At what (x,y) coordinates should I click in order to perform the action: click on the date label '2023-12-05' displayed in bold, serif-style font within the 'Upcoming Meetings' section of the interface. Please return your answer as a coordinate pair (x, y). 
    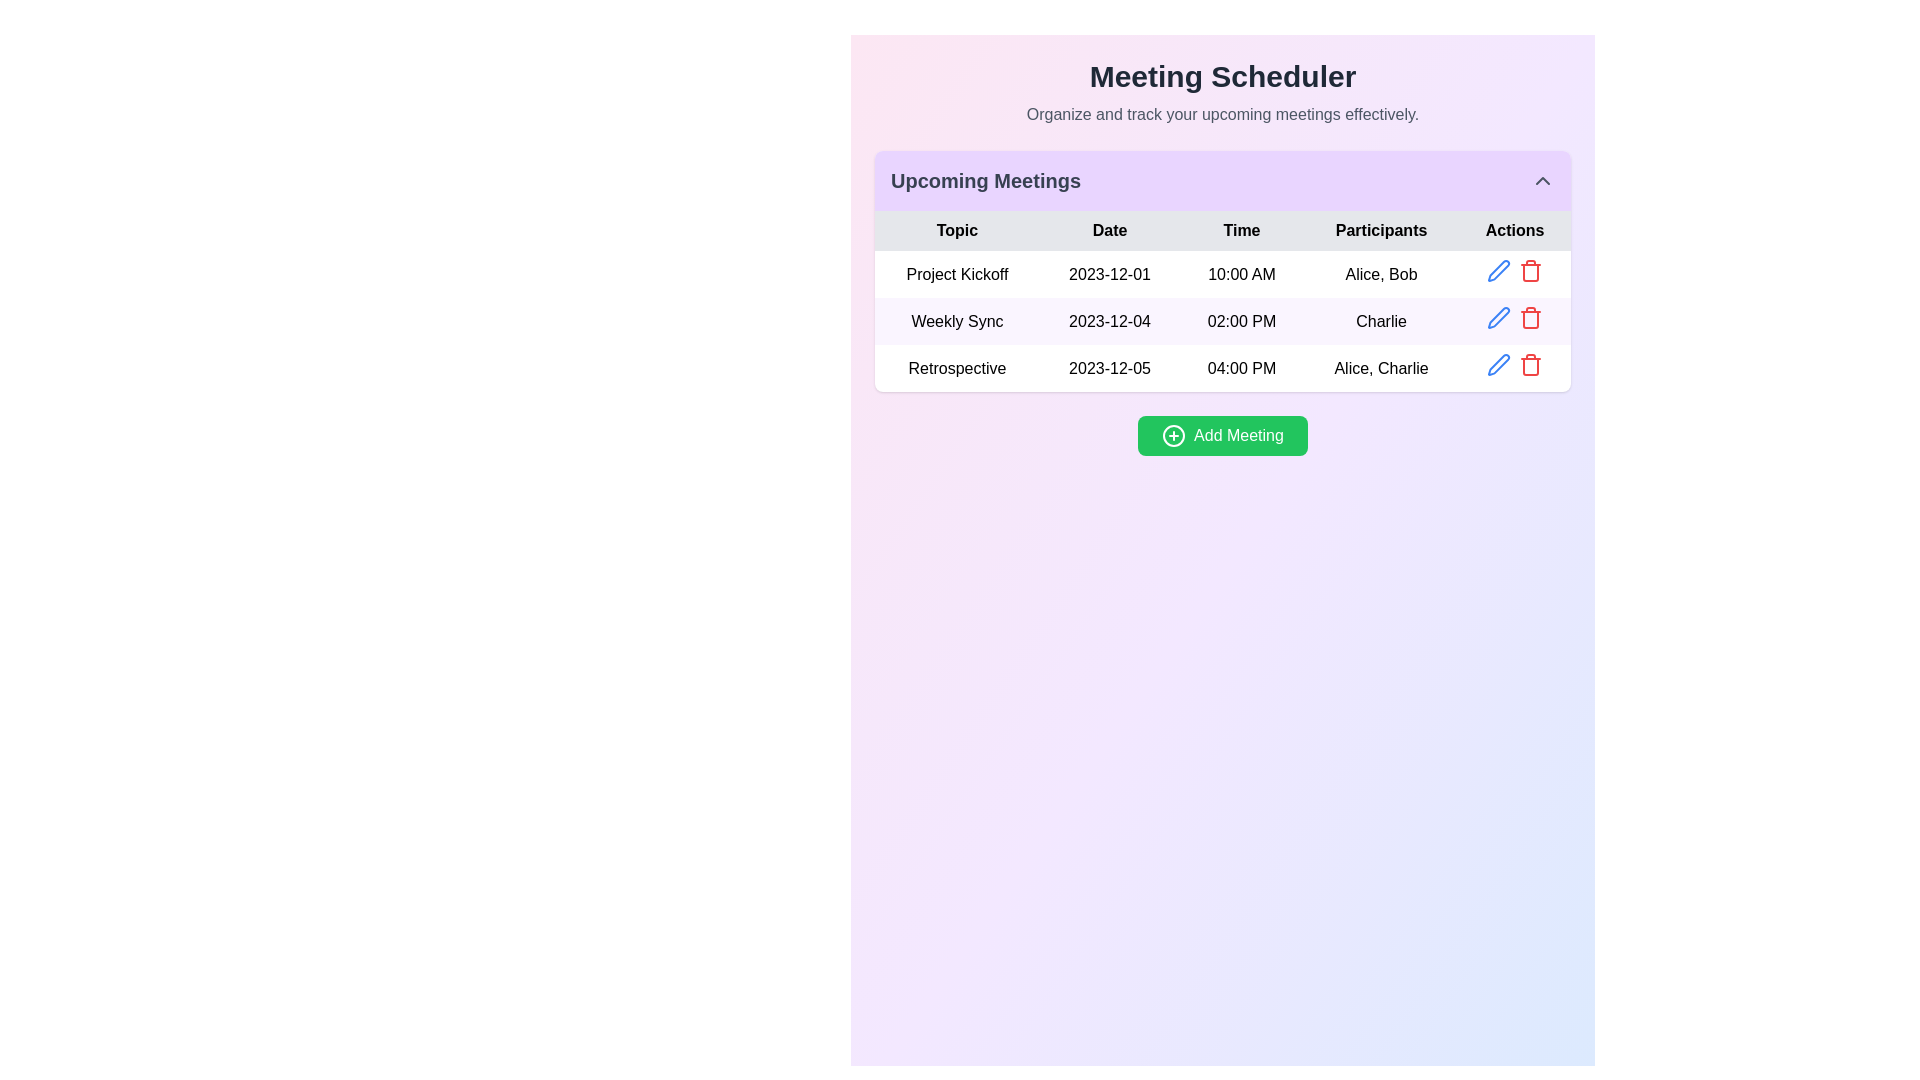
    Looking at the image, I should click on (1108, 368).